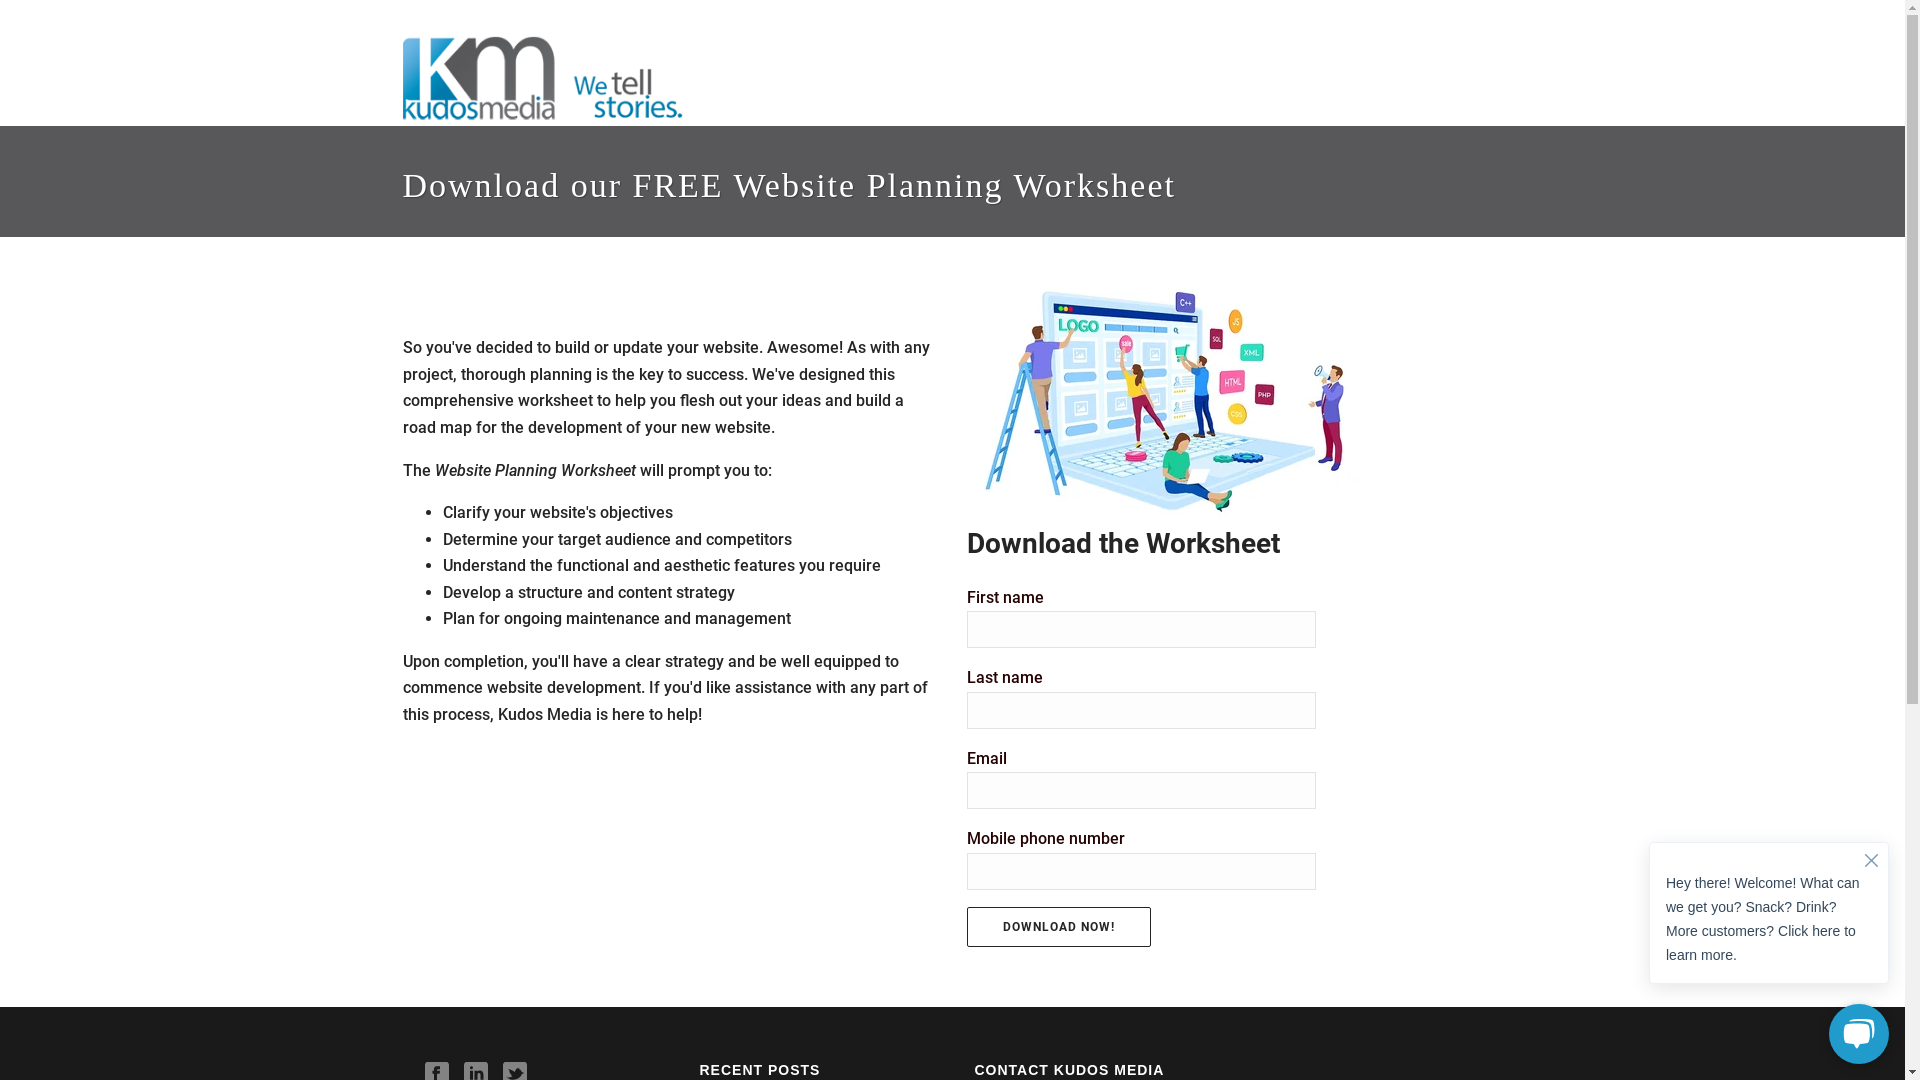 The height and width of the screenshot is (1080, 1920). I want to click on 'Kudos Media', so click(401, 78).